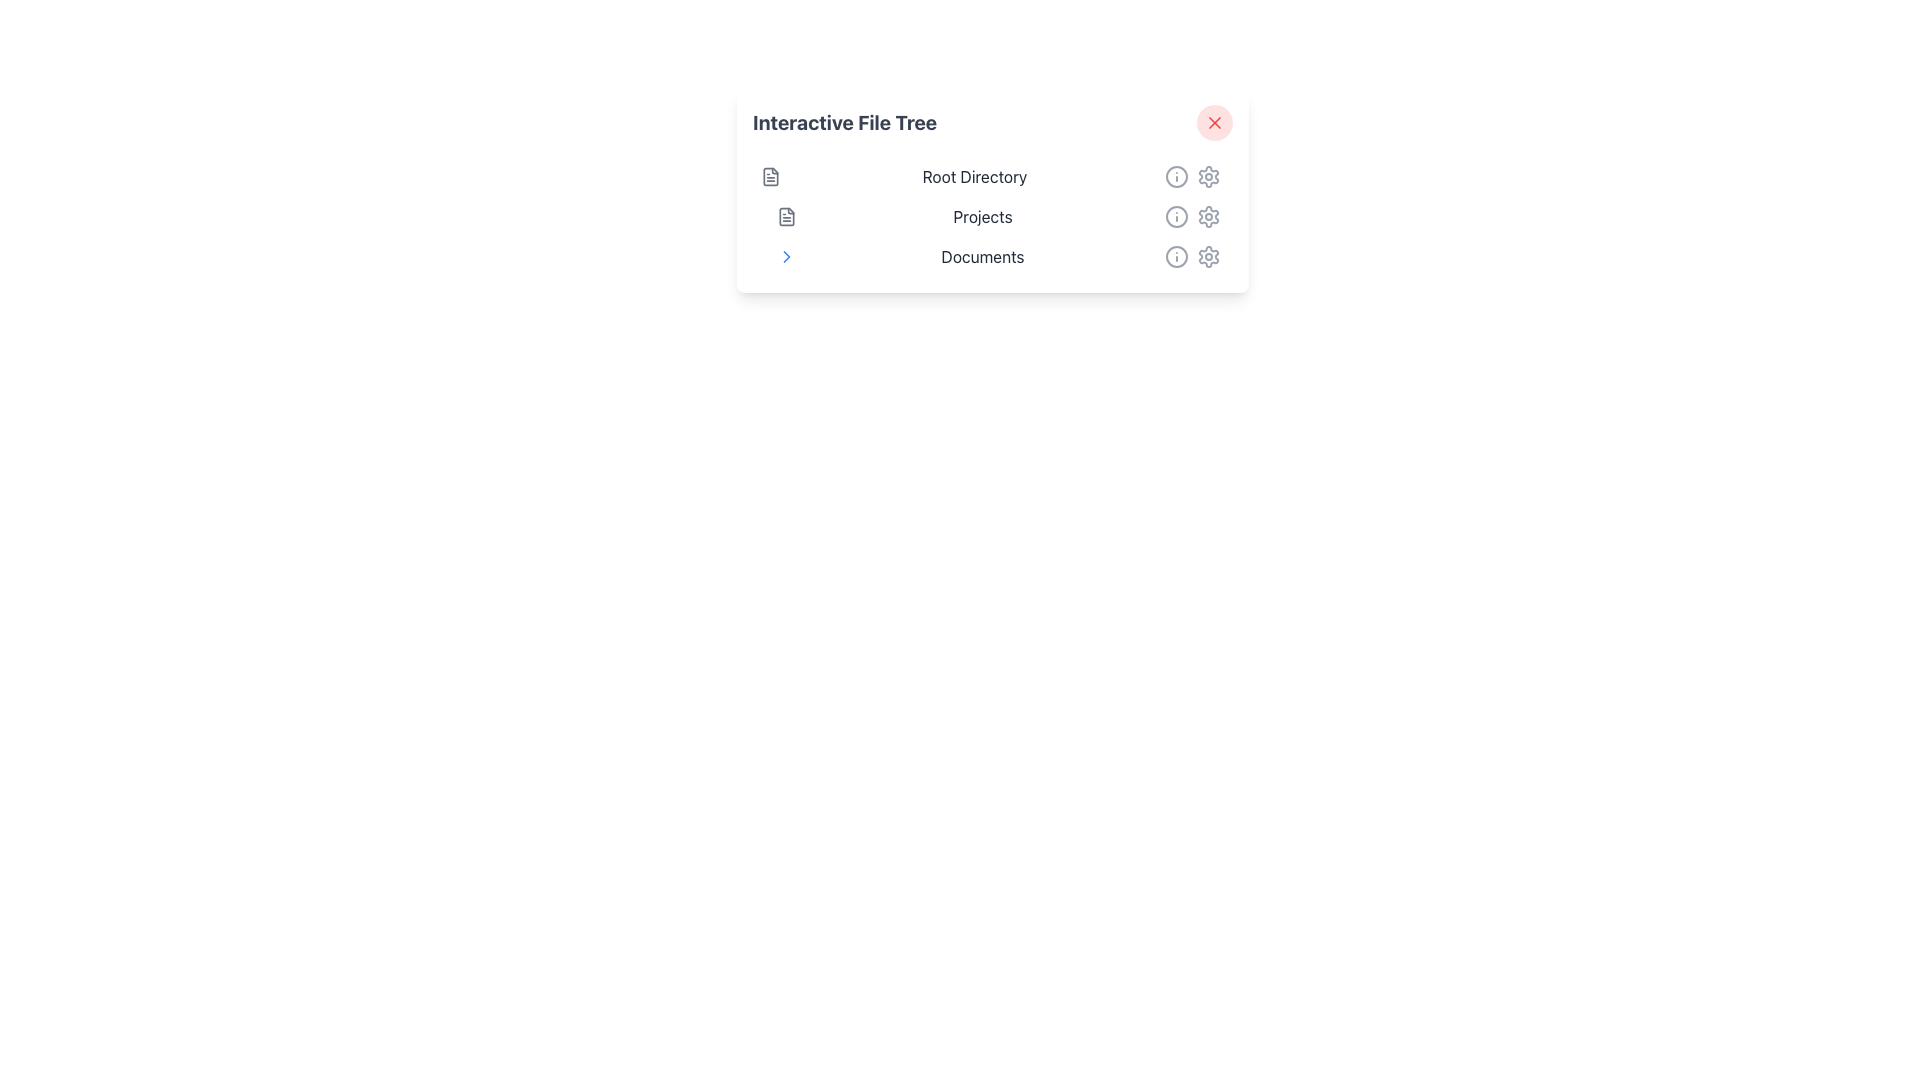 This screenshot has height=1080, width=1920. Describe the element at coordinates (1176, 176) in the screenshot. I see `the informational icon in the 'Root Directory' row of the 'Interactive File Tree', which is the second icon to the right of the label text` at that location.